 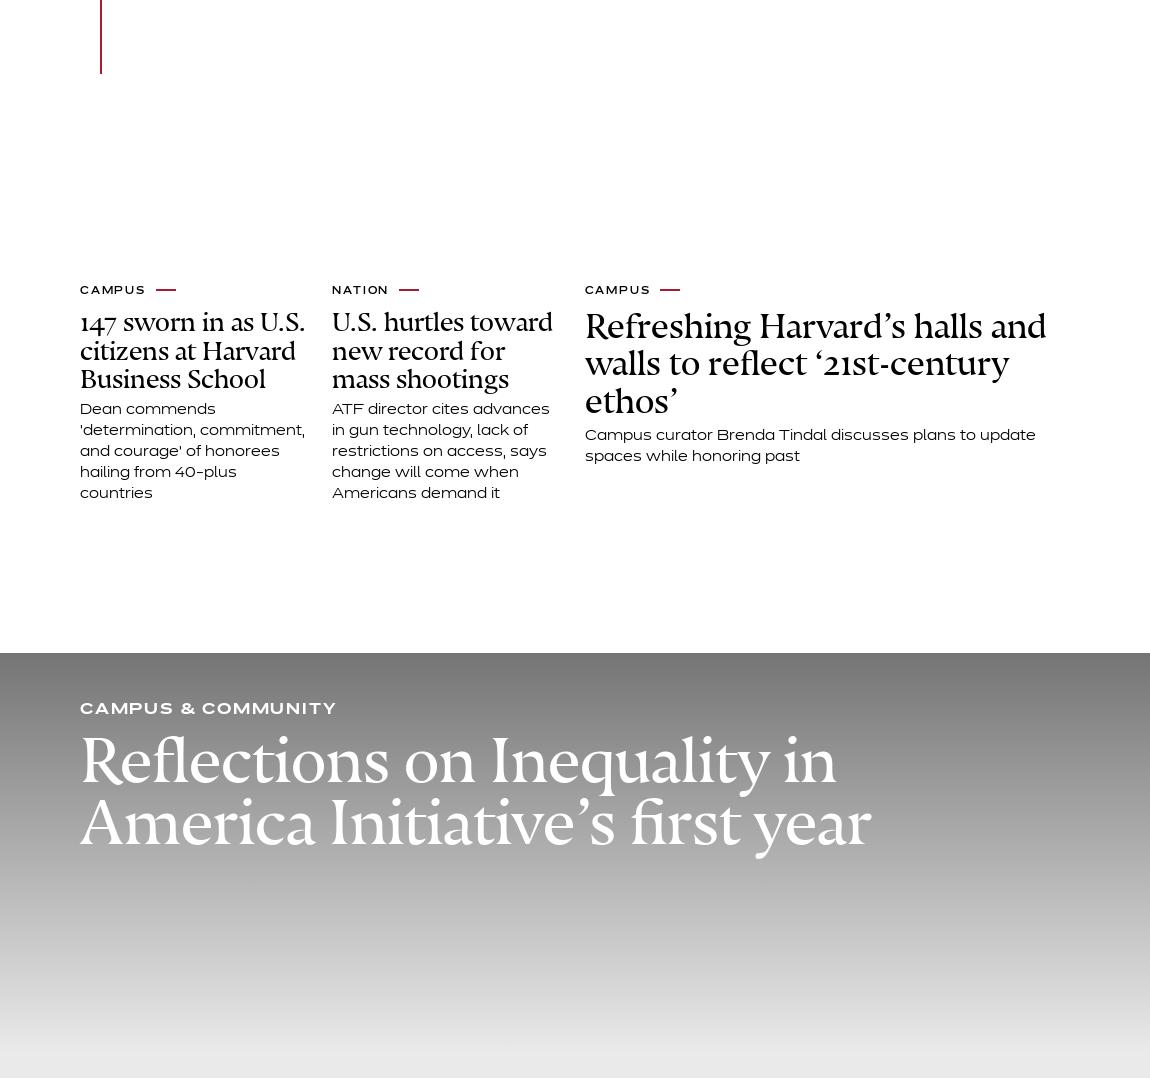 I want to click on 'U.S. hurtles toward new record for mass shootings', so click(x=442, y=350).